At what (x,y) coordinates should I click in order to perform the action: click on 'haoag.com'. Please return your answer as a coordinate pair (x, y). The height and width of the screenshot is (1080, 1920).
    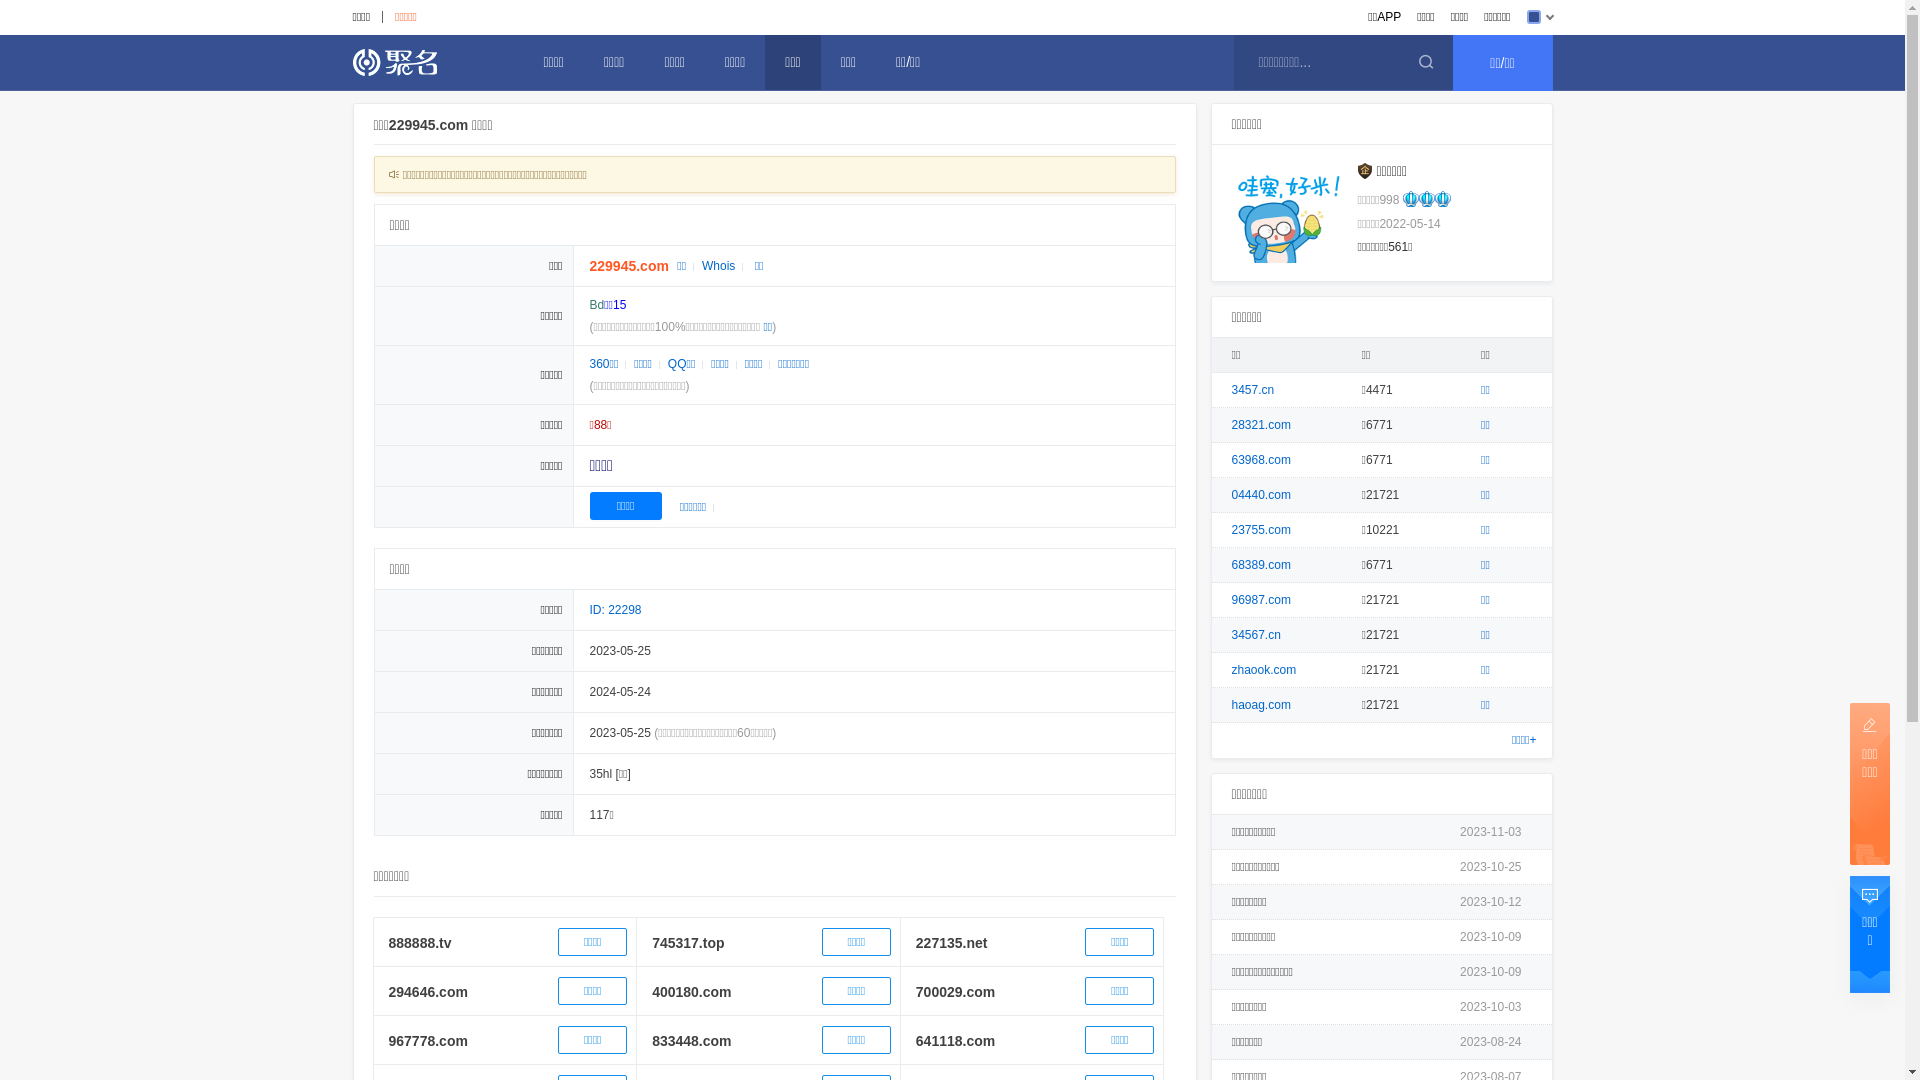
    Looking at the image, I should click on (1231, 704).